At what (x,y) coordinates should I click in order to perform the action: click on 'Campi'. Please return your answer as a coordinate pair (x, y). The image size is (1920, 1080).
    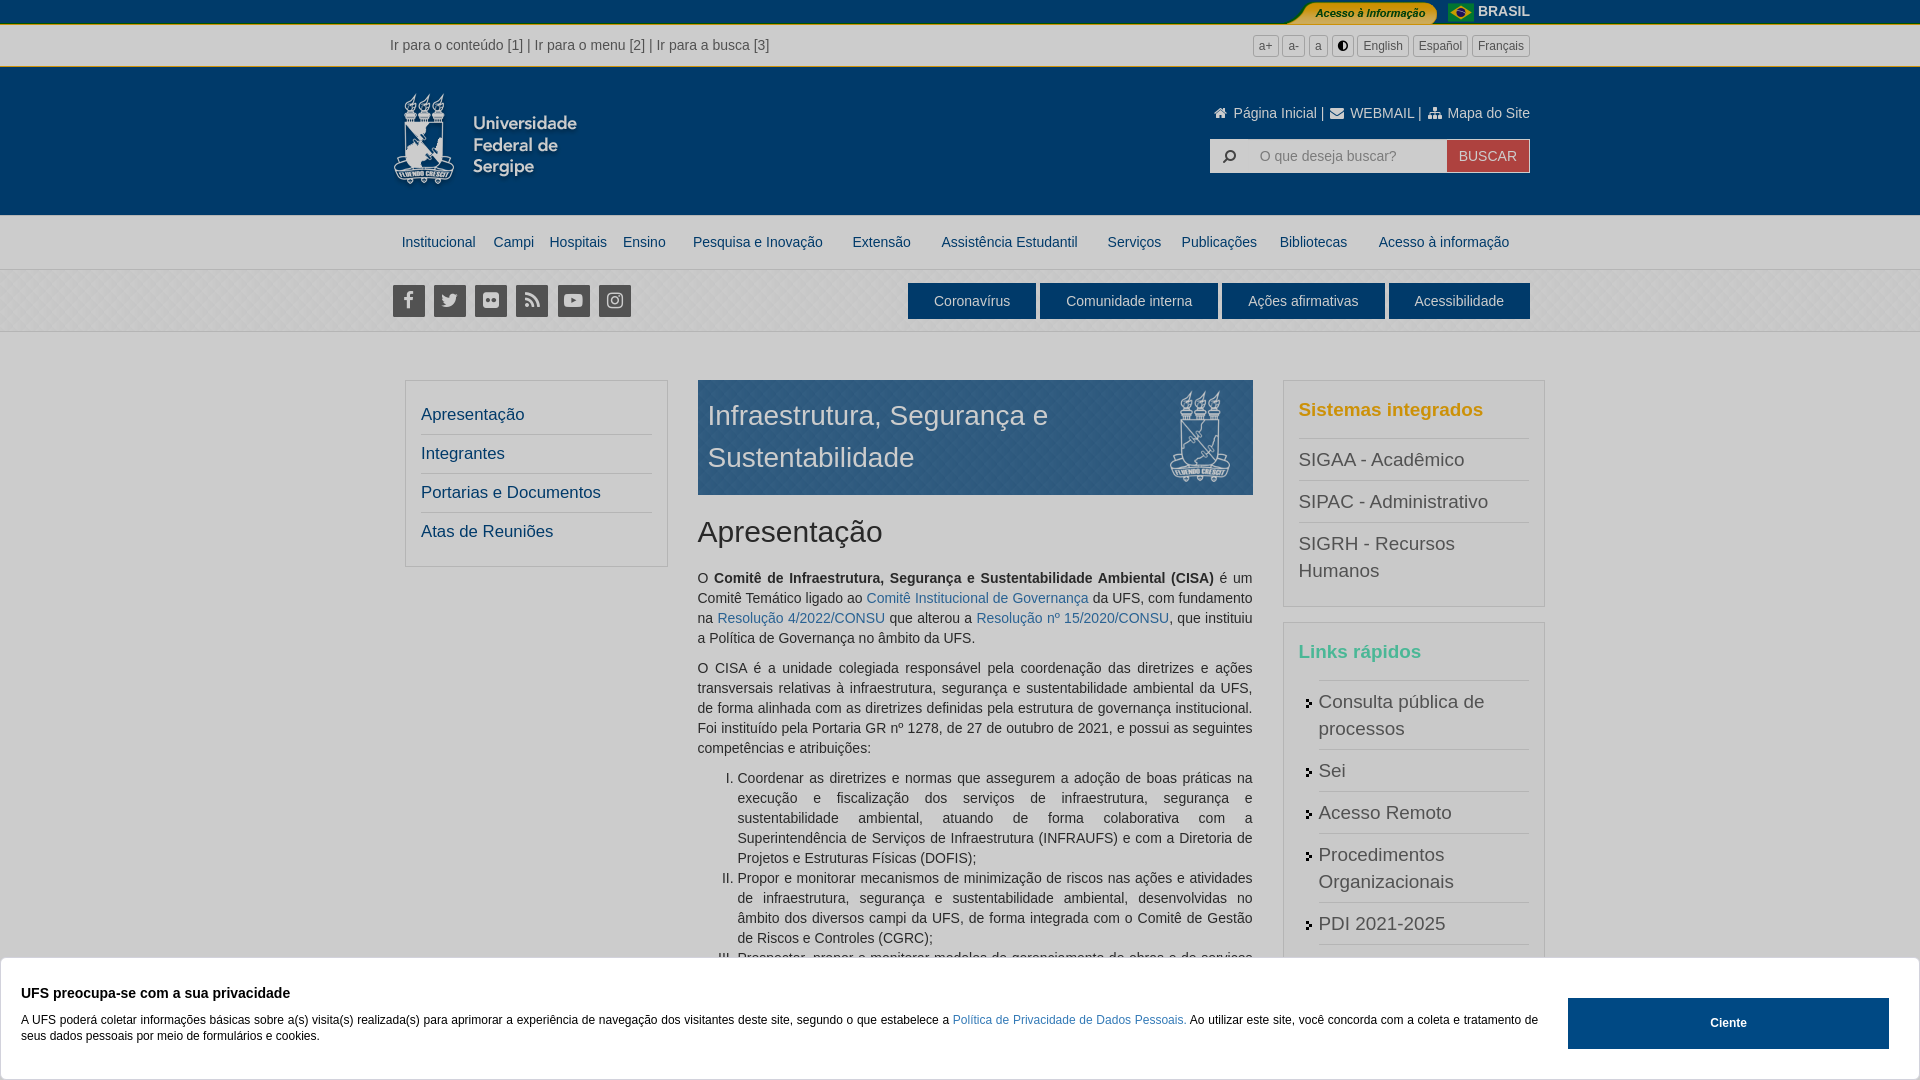
    Looking at the image, I should click on (513, 241).